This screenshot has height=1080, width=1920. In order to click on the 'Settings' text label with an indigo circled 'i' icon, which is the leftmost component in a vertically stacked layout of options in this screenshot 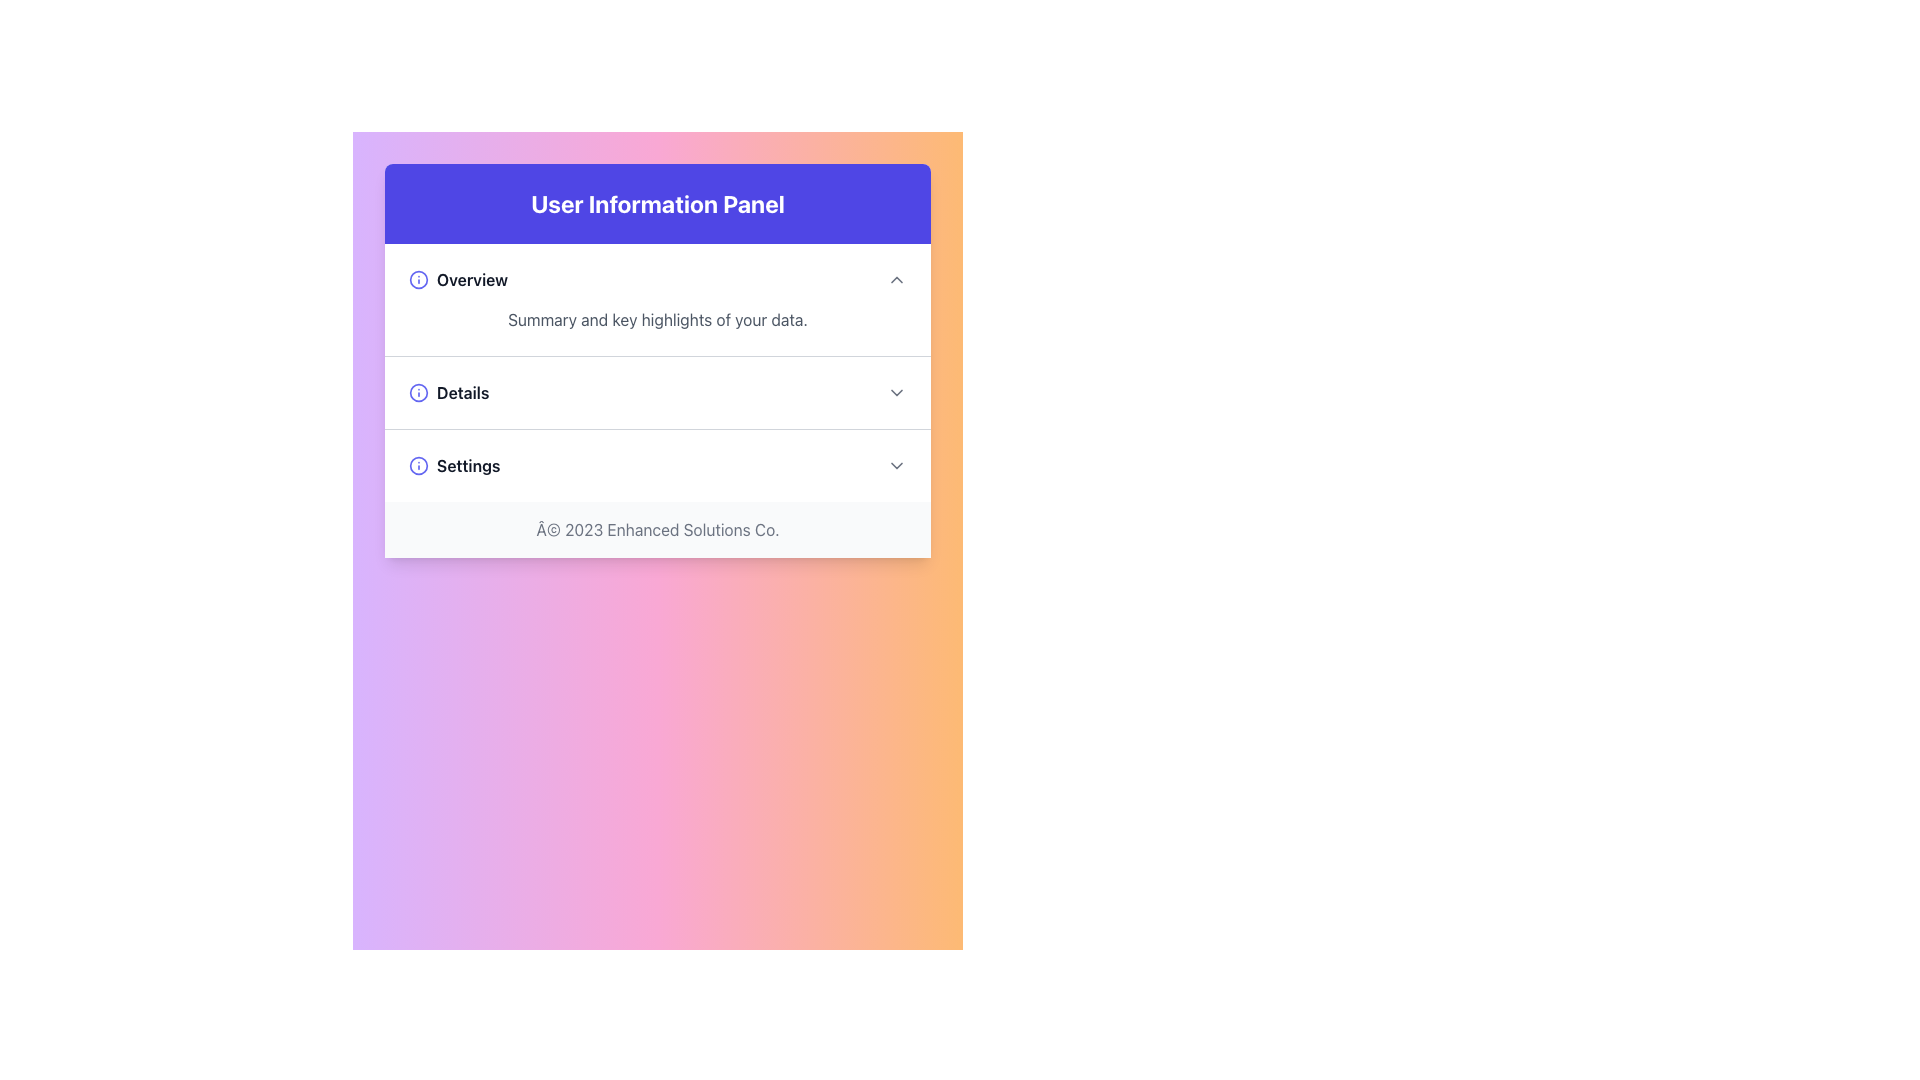, I will do `click(453, 466)`.